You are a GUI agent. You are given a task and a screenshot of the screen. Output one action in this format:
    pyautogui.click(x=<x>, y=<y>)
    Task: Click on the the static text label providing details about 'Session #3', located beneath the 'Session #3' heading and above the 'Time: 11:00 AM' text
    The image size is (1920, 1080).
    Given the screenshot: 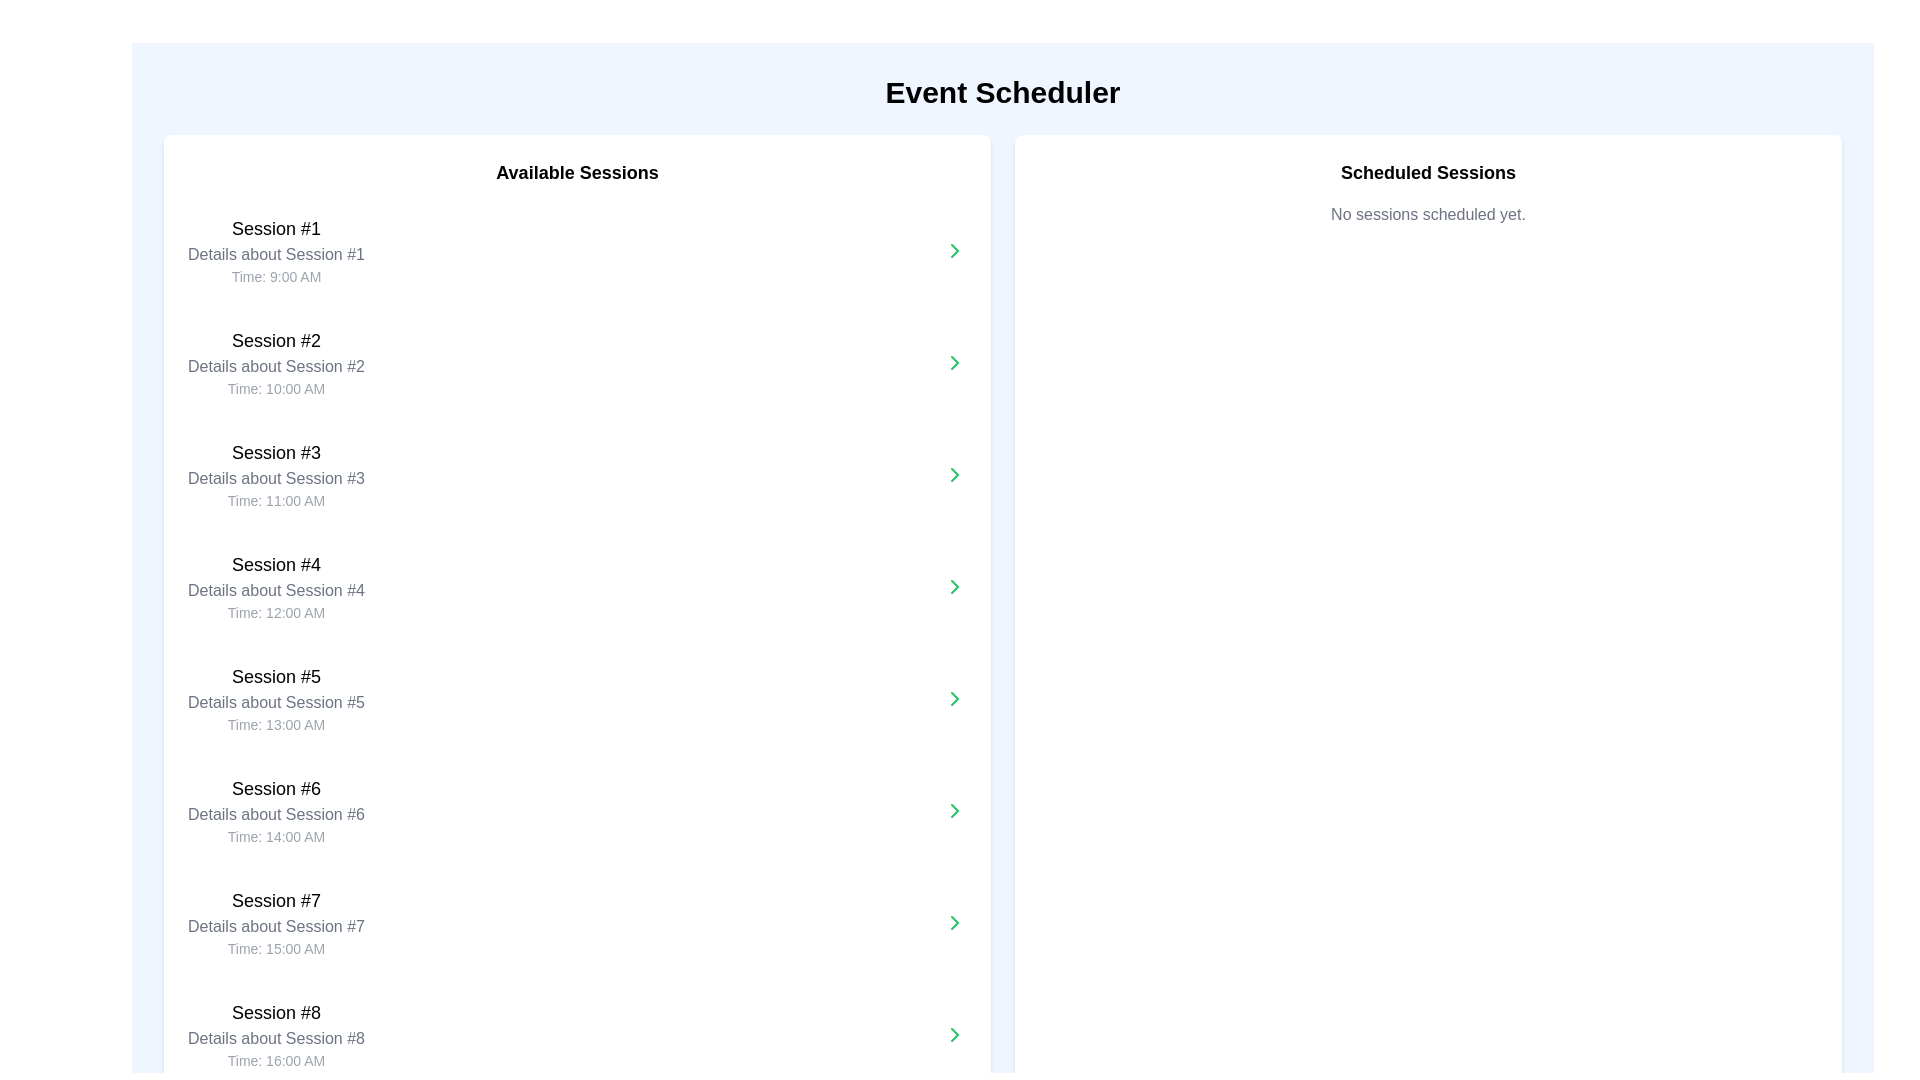 What is the action you would take?
    pyautogui.click(x=275, y=478)
    